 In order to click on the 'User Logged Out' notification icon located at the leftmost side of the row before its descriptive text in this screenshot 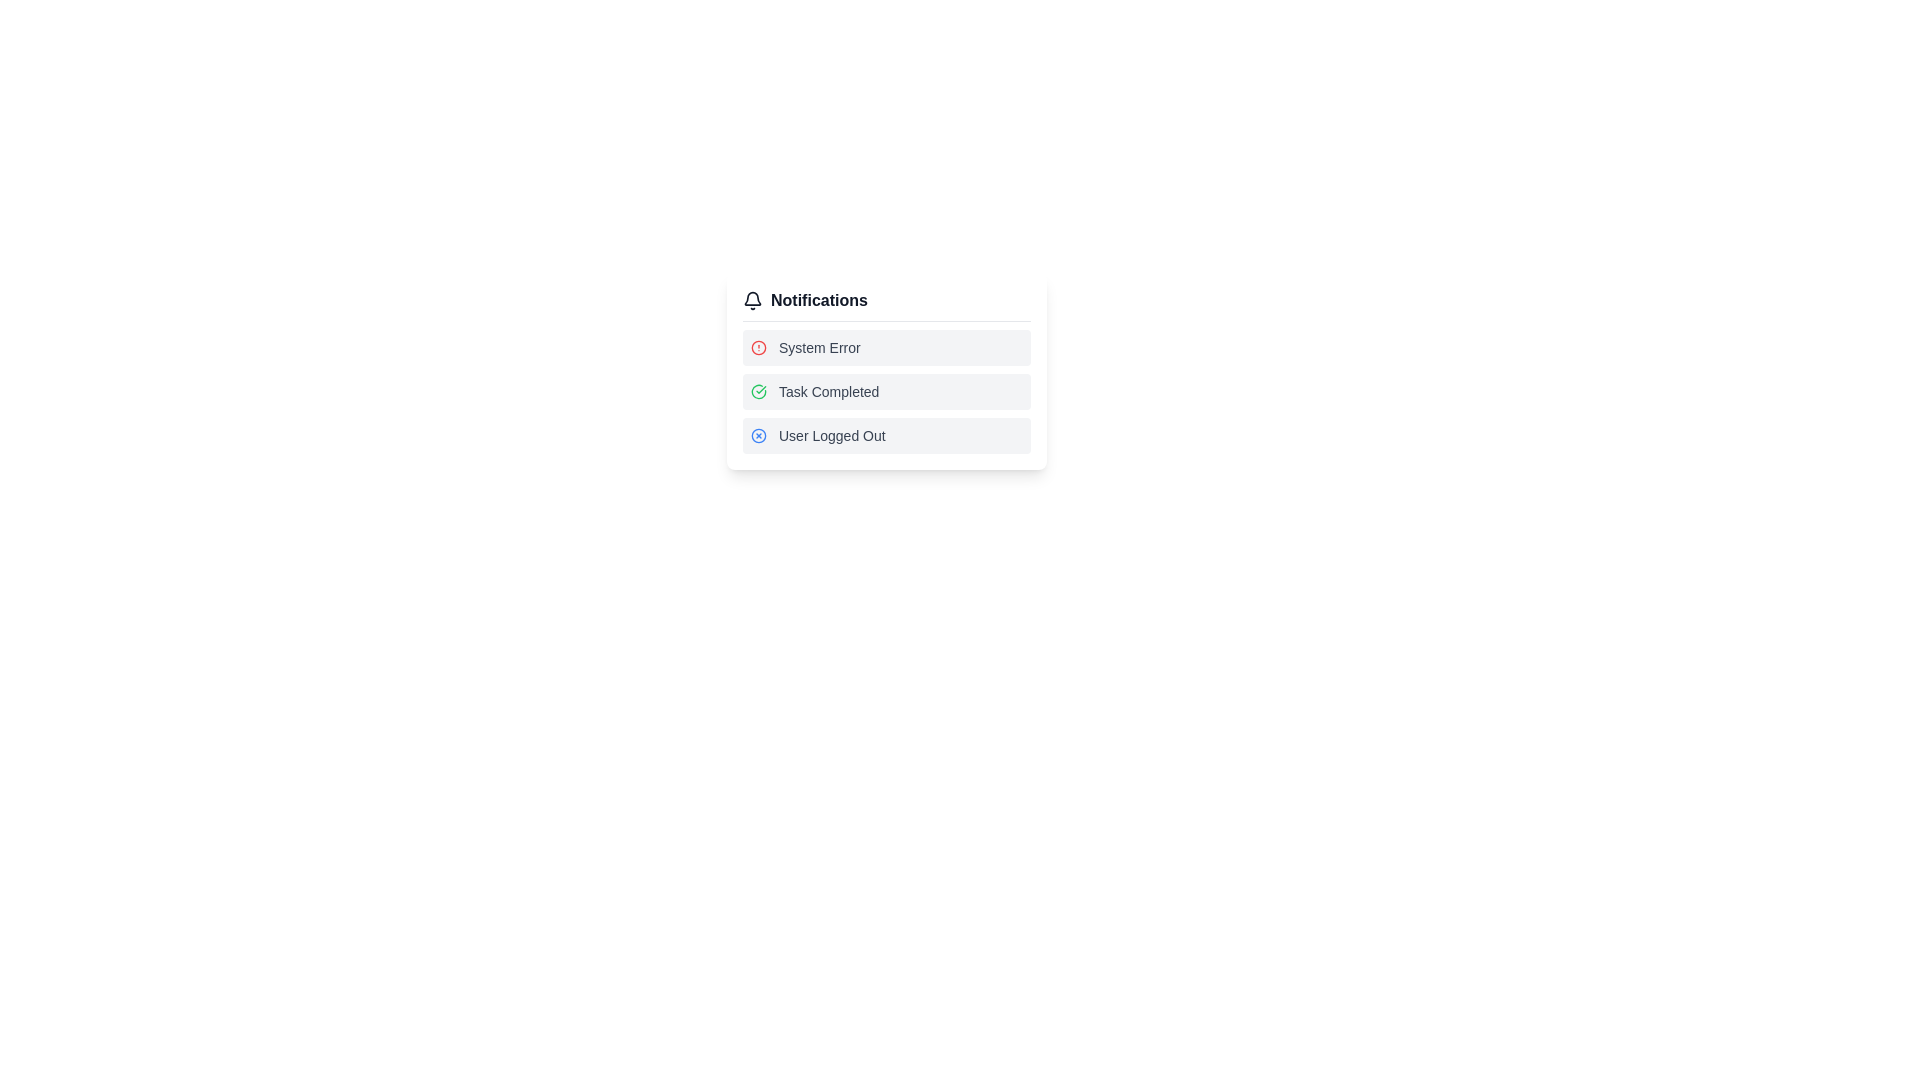, I will do `click(757, 434)`.